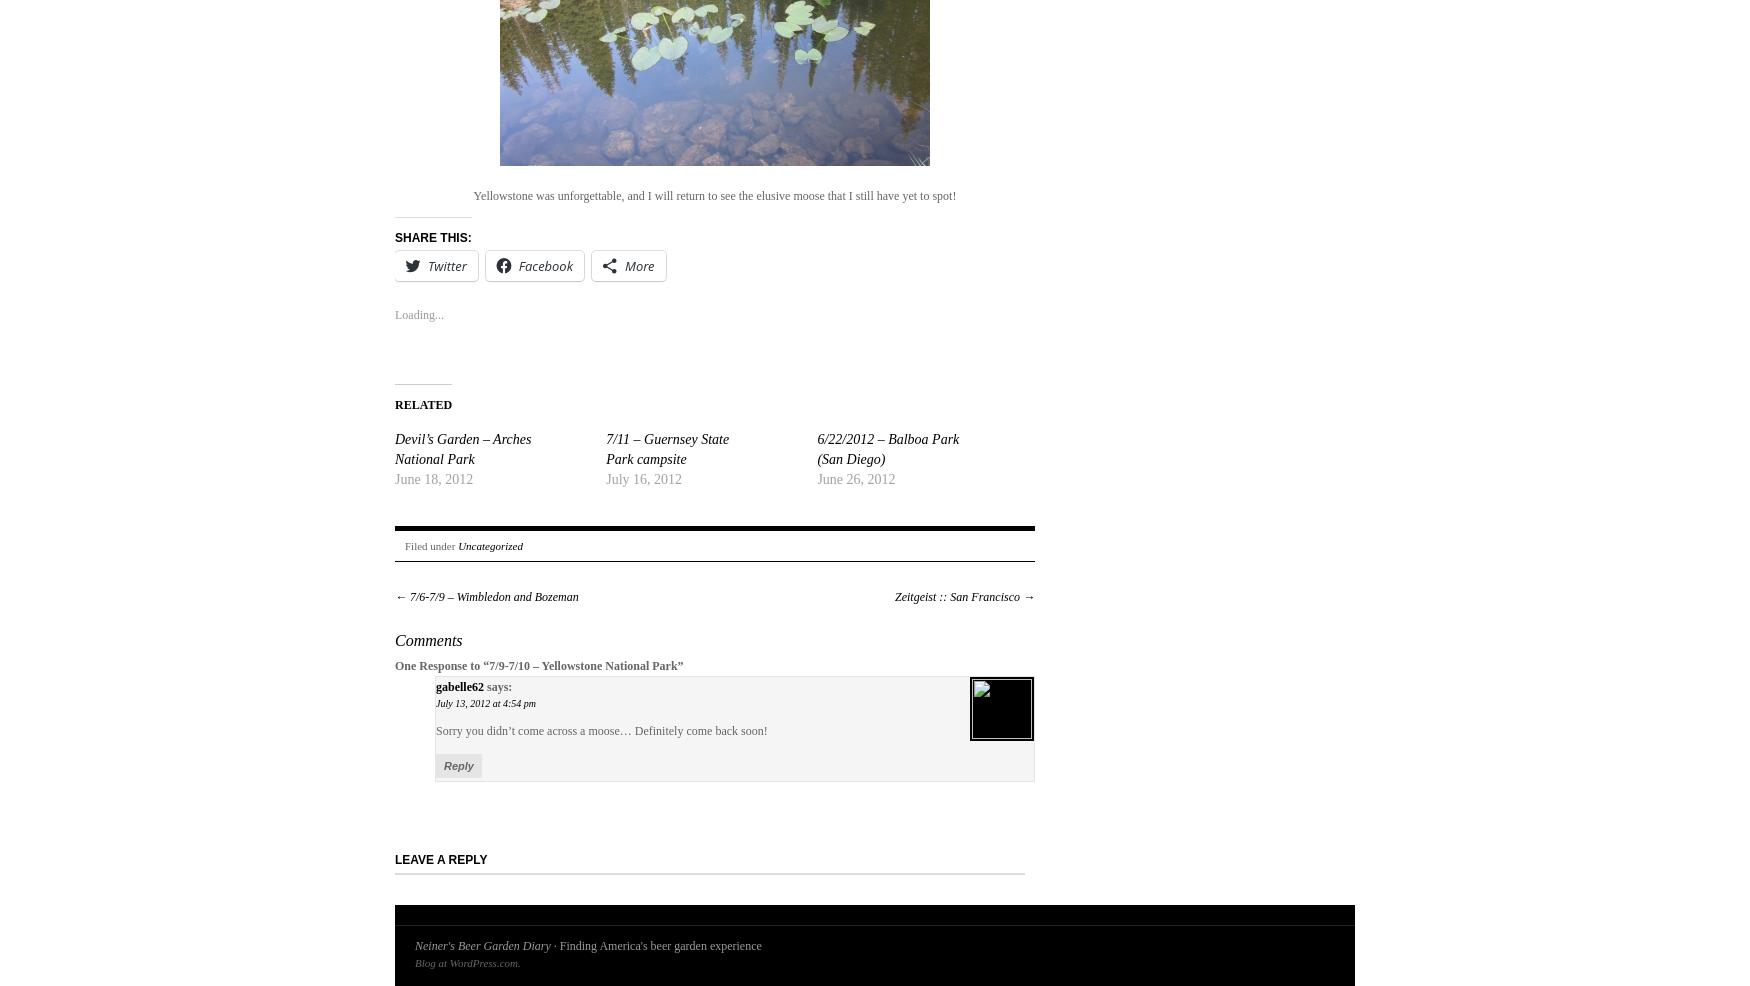 The image size is (1750, 986). I want to click on 'Reply', so click(443, 766).